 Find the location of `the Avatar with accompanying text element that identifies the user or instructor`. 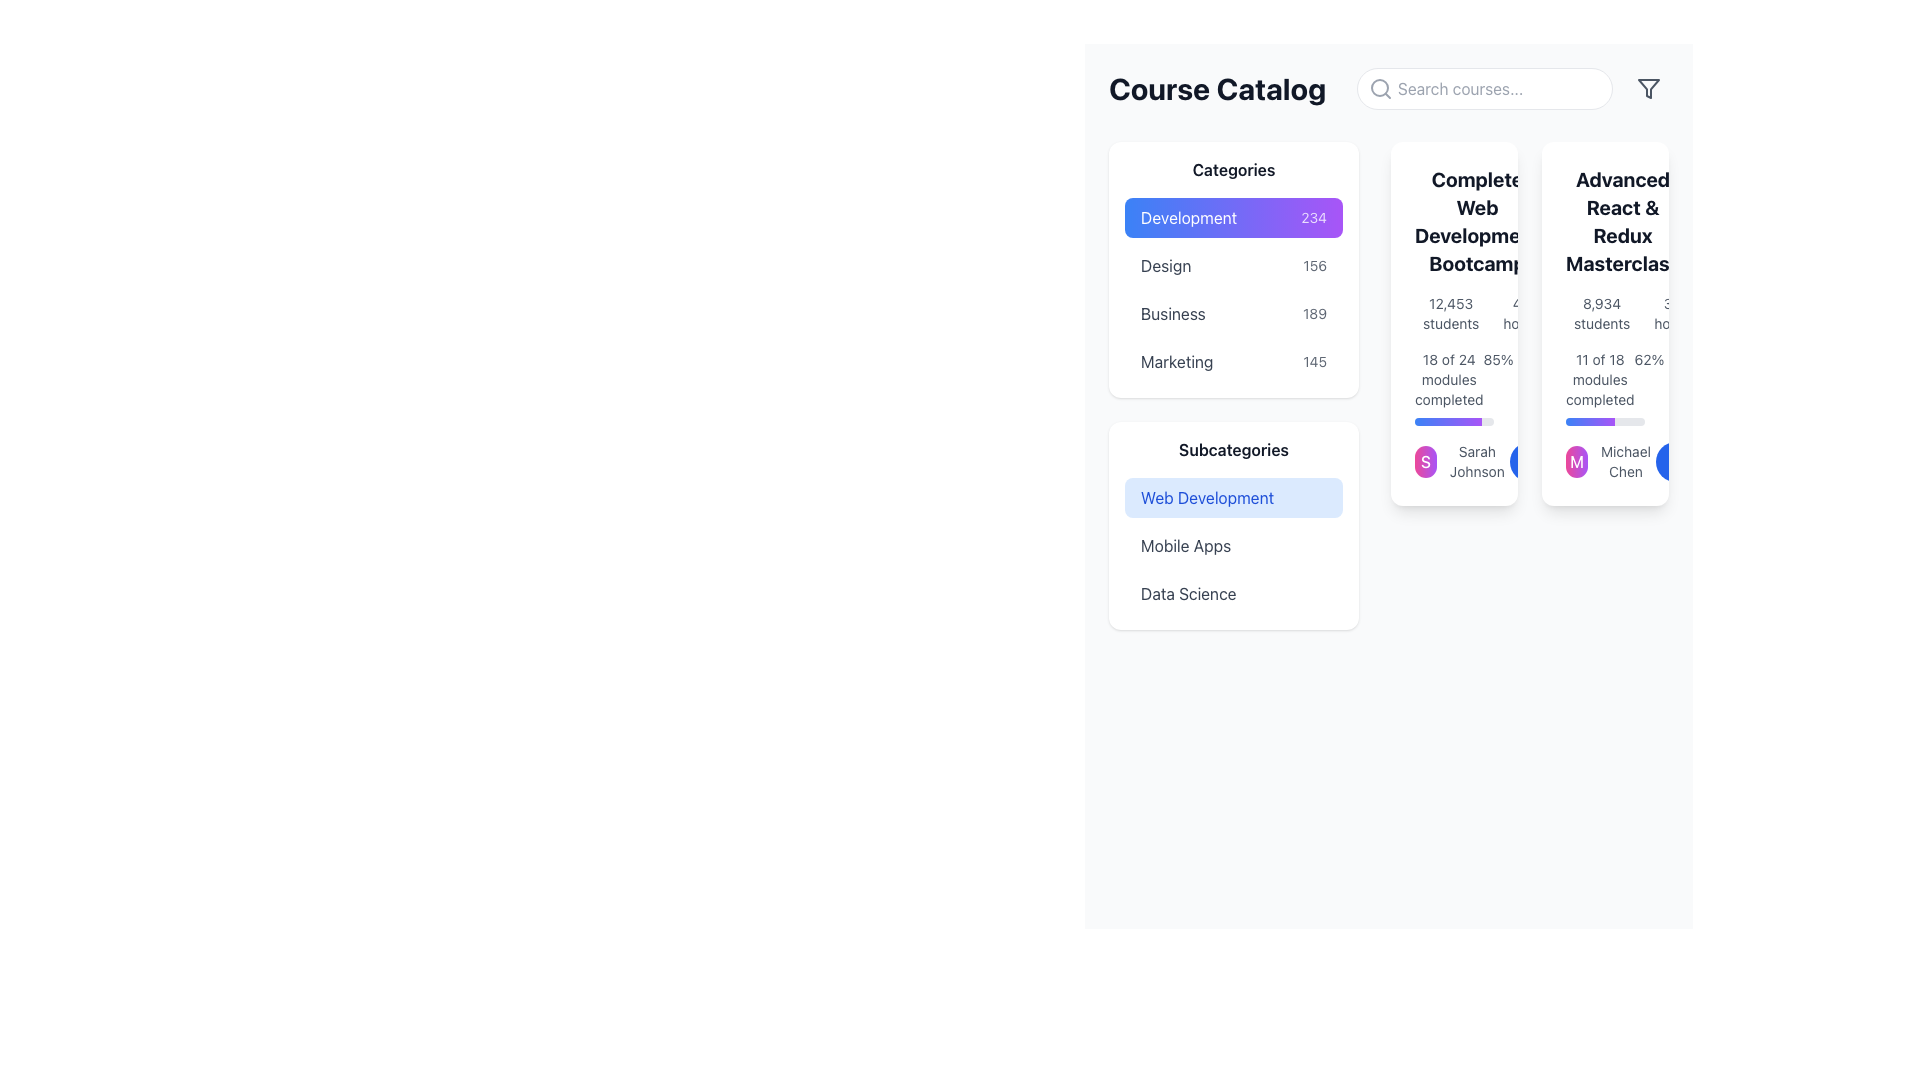

the Avatar with accompanying text element that identifies the user or instructor is located at coordinates (1609, 462).